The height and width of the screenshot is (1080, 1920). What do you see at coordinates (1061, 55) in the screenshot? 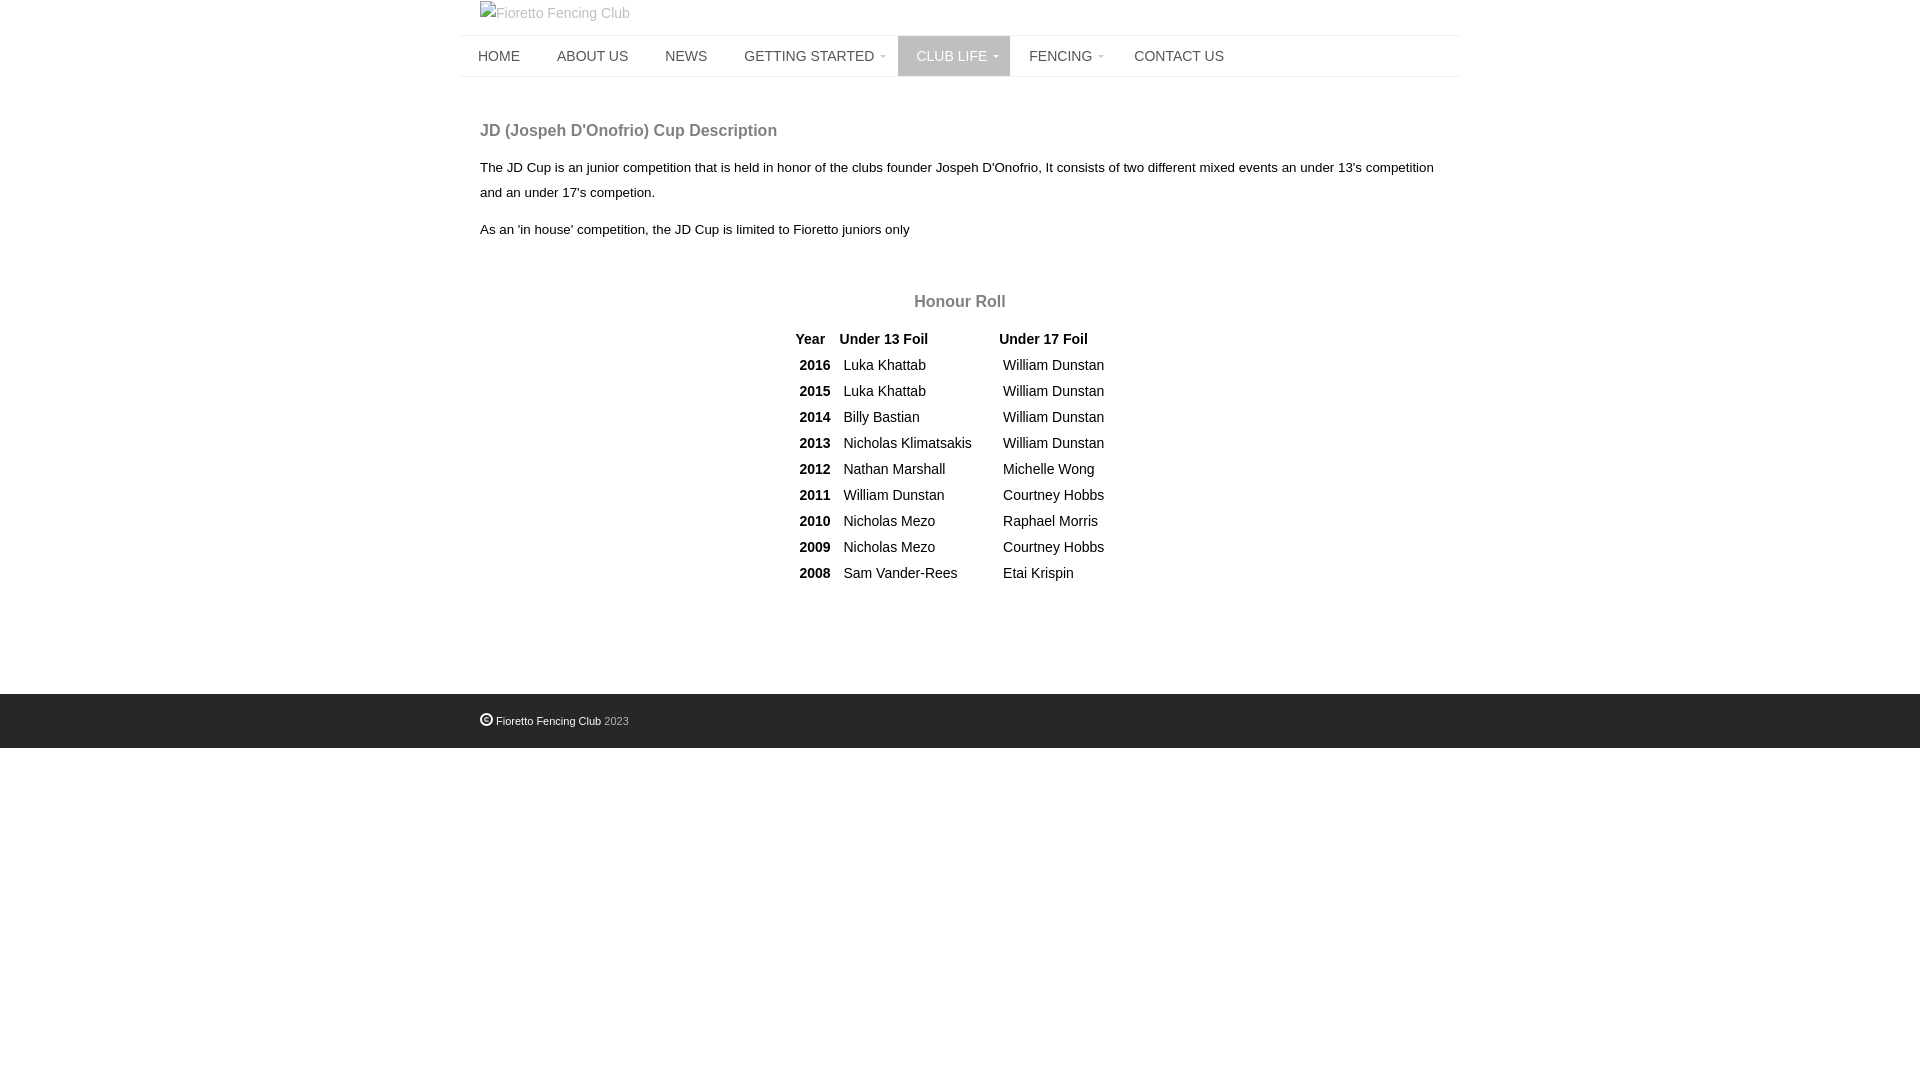
I see `'FENCING'` at bounding box center [1061, 55].